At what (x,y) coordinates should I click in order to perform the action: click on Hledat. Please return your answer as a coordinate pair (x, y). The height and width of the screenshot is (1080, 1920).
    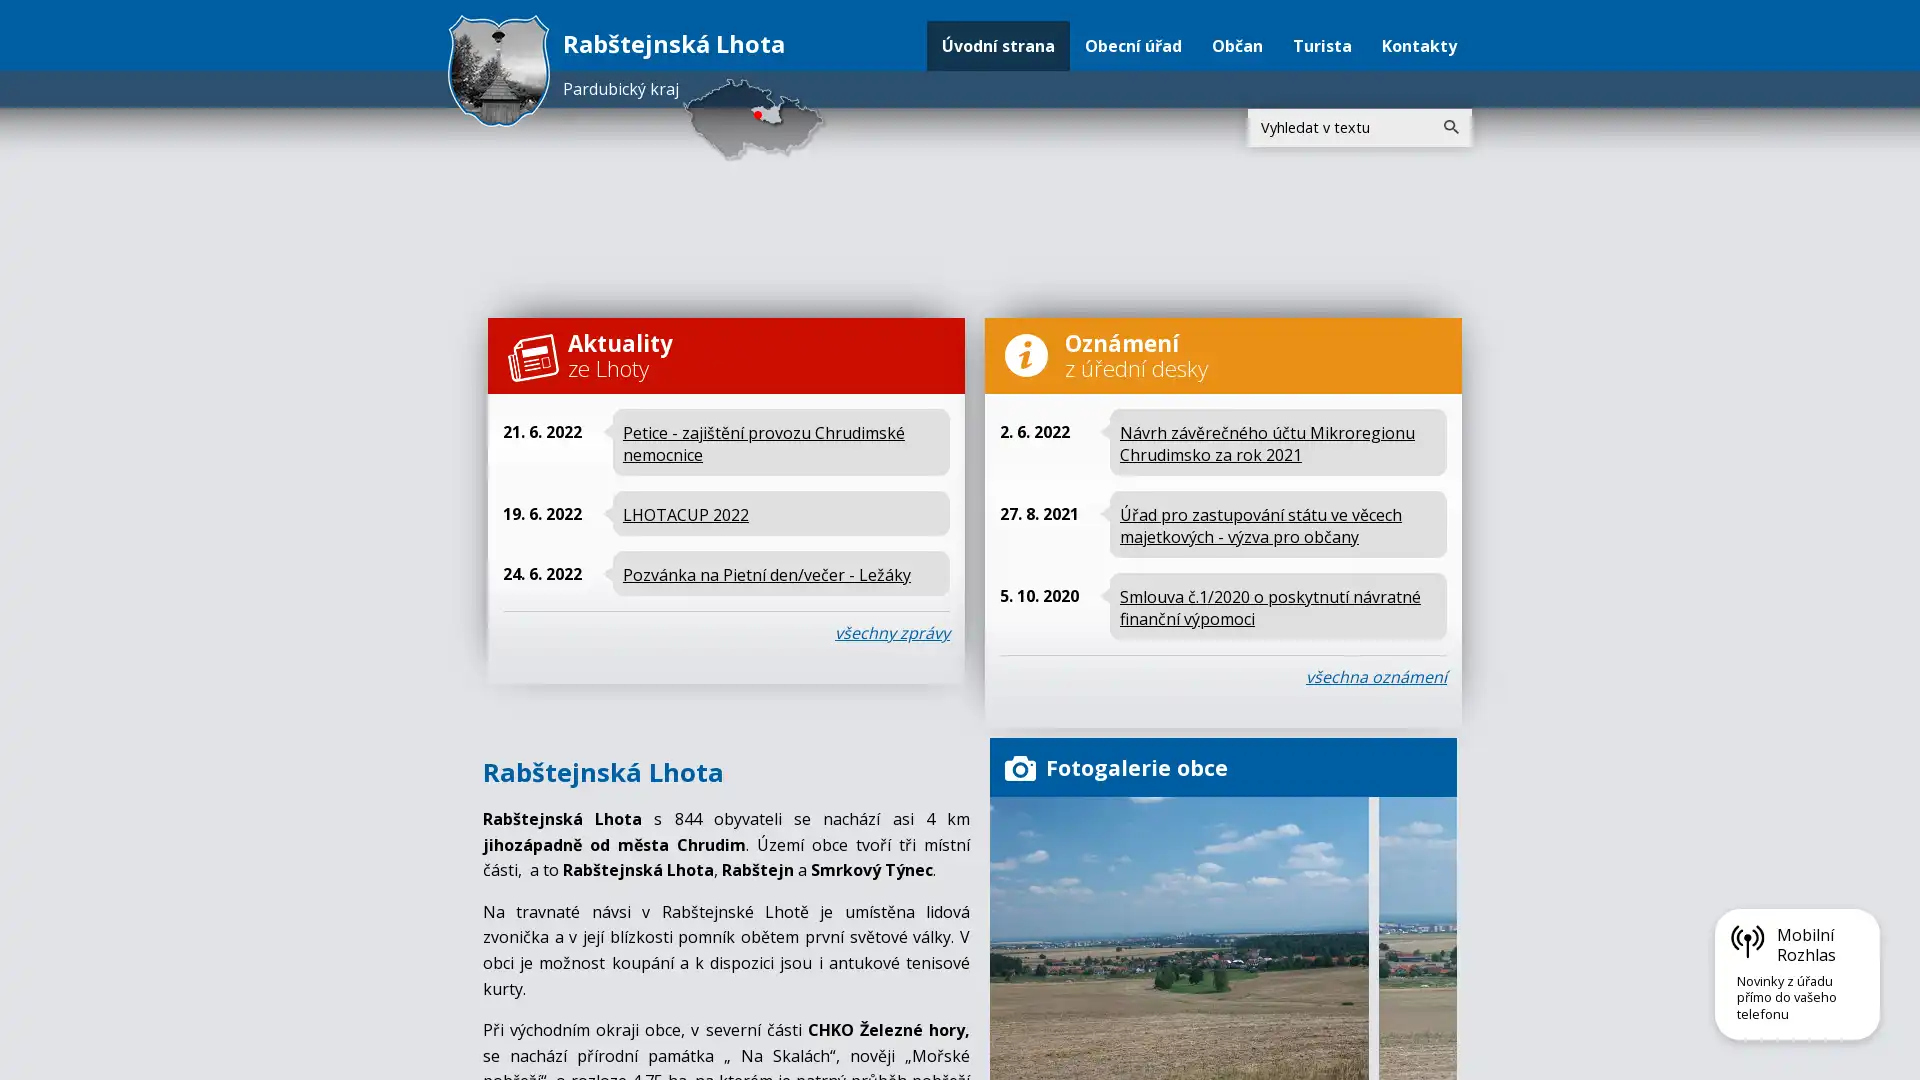
    Looking at the image, I should click on (1450, 127).